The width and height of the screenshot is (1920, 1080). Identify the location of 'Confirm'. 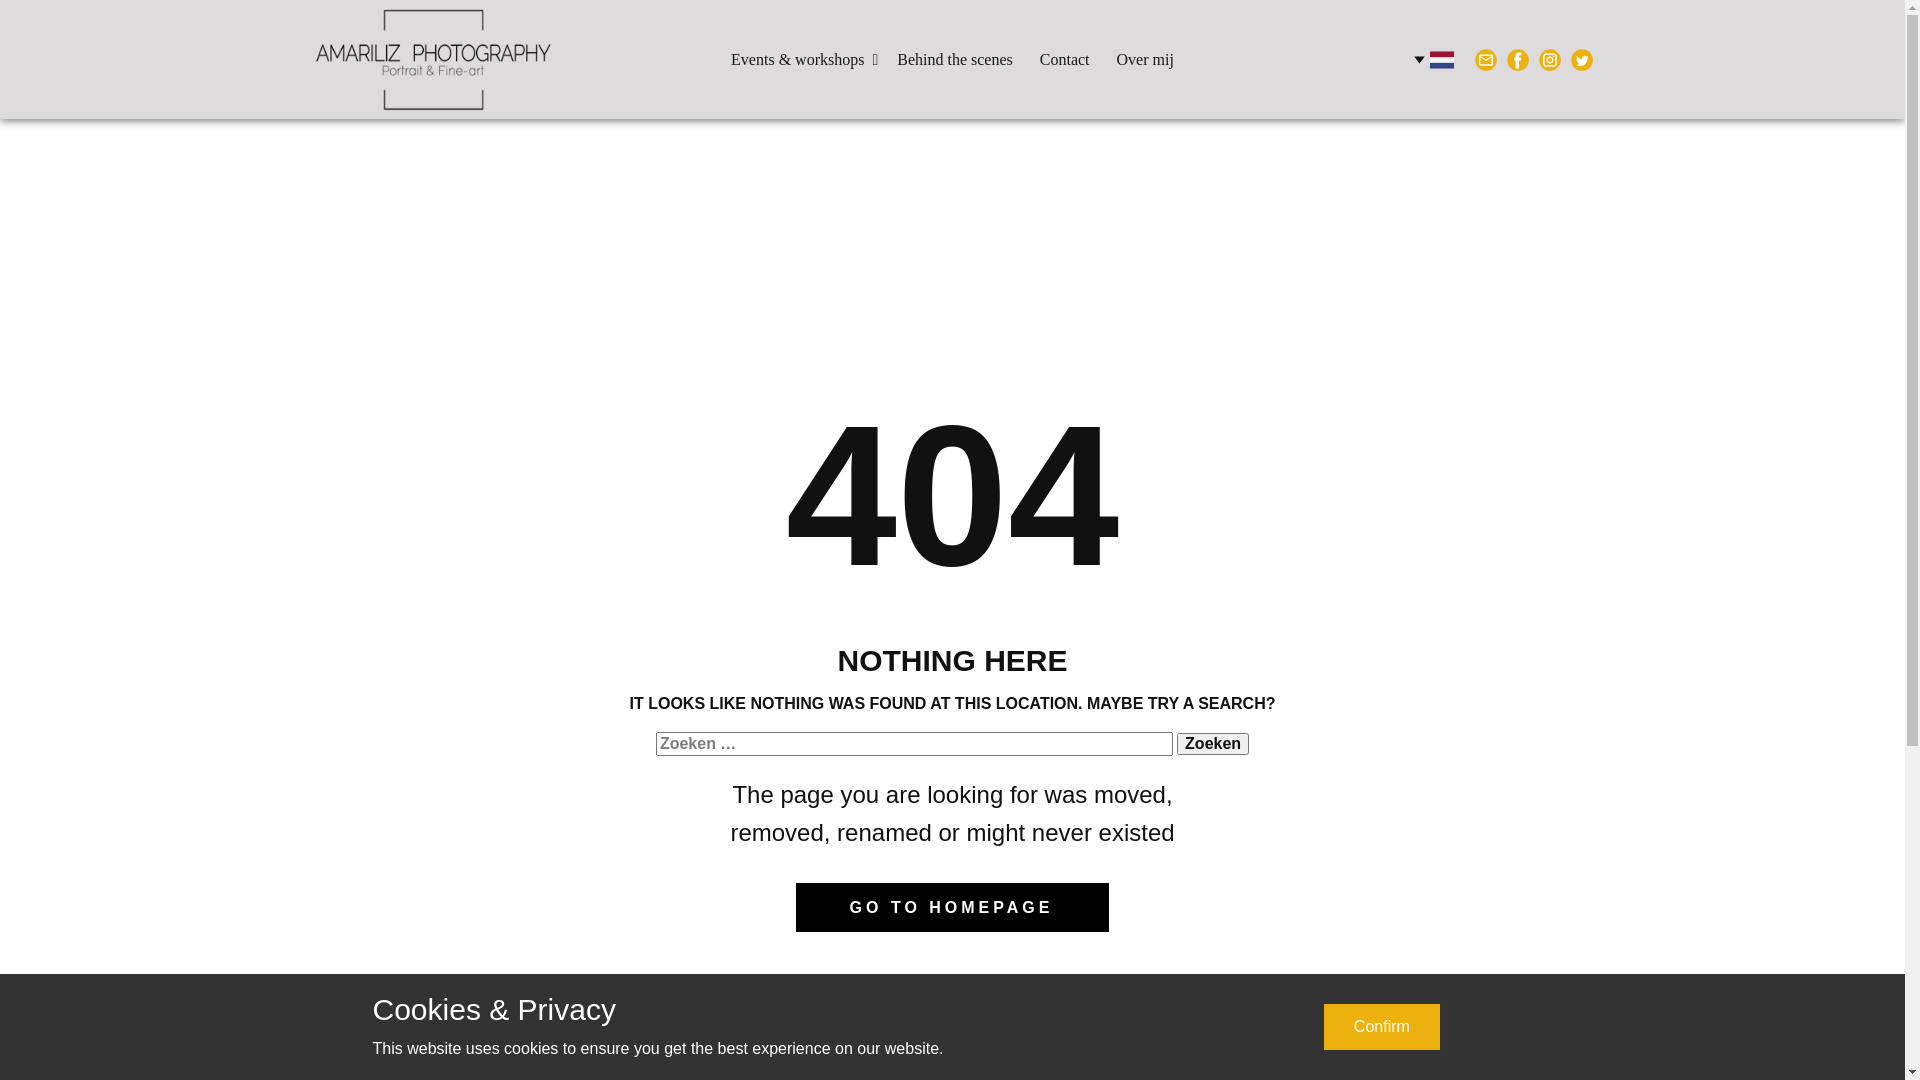
(1381, 1026).